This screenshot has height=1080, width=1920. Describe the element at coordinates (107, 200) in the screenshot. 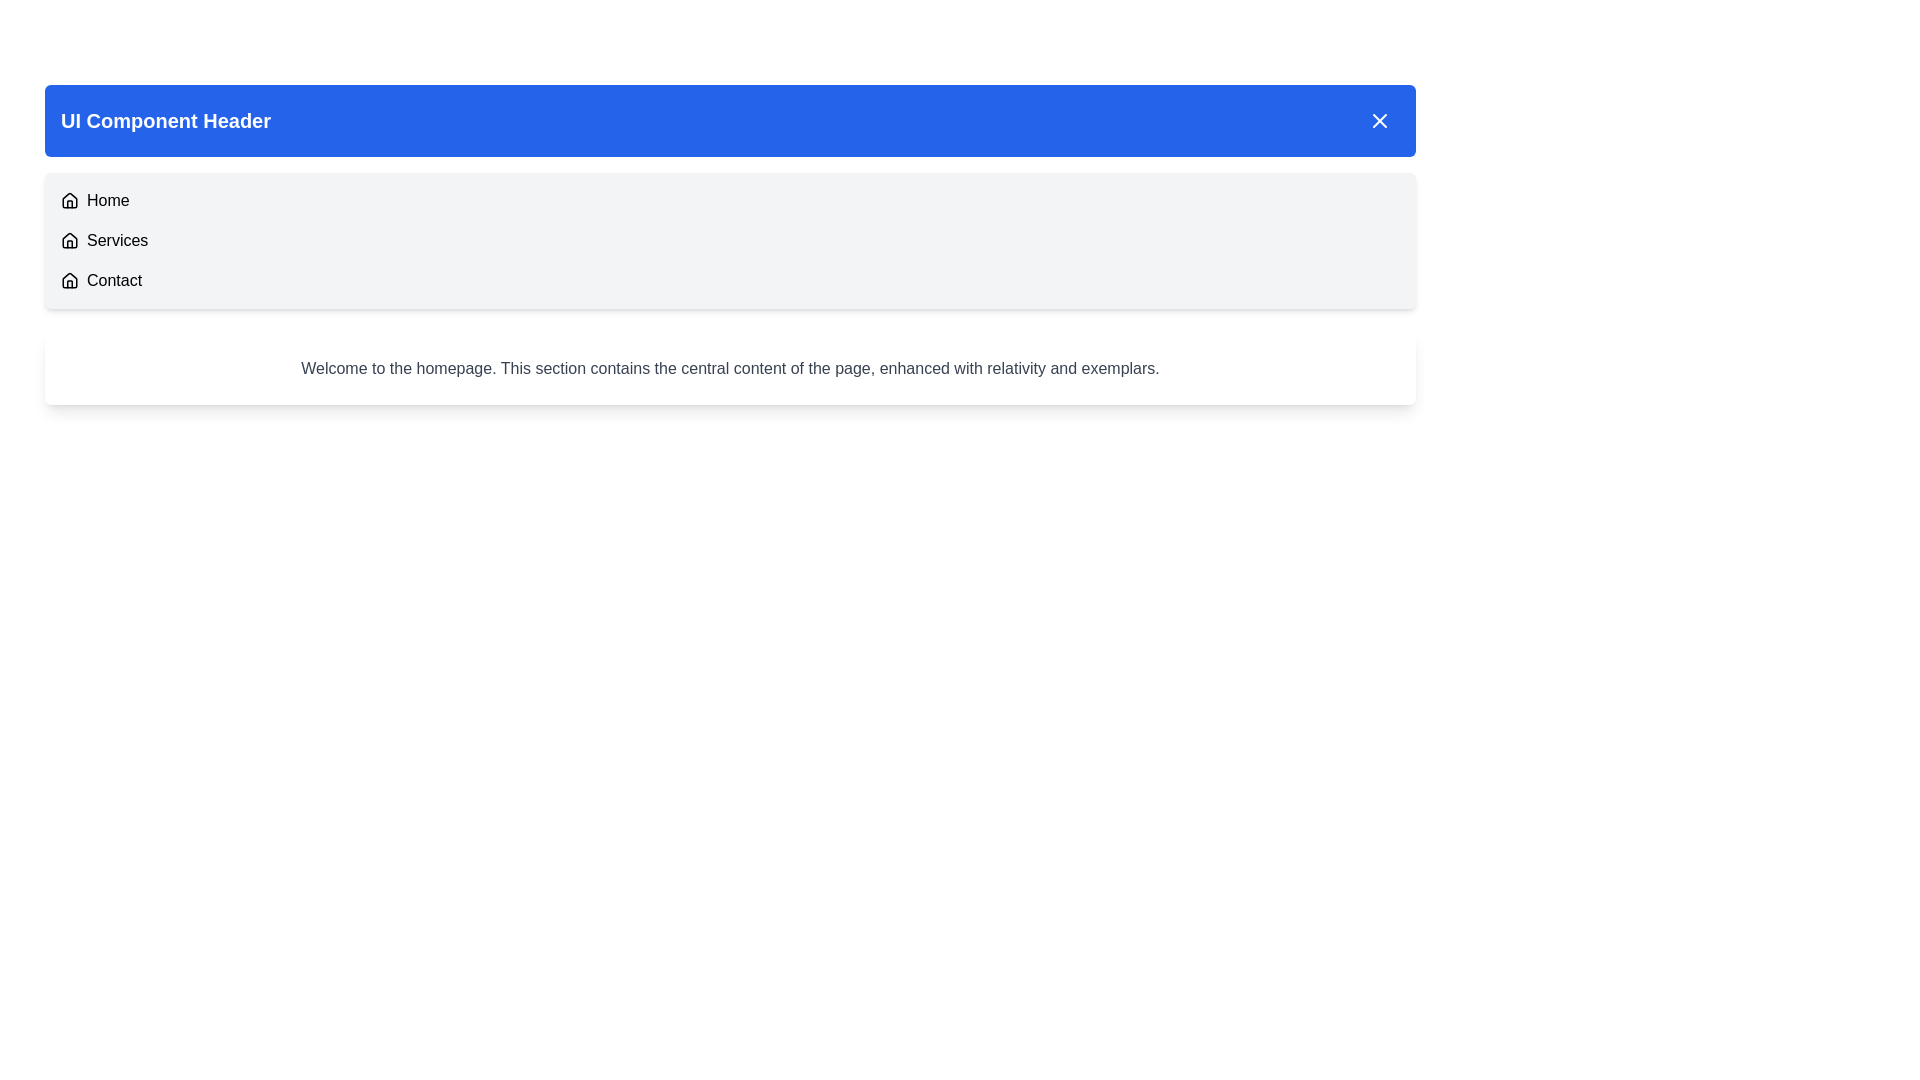

I see `the 'Home' text label to check for tooltip or underline effect` at that location.